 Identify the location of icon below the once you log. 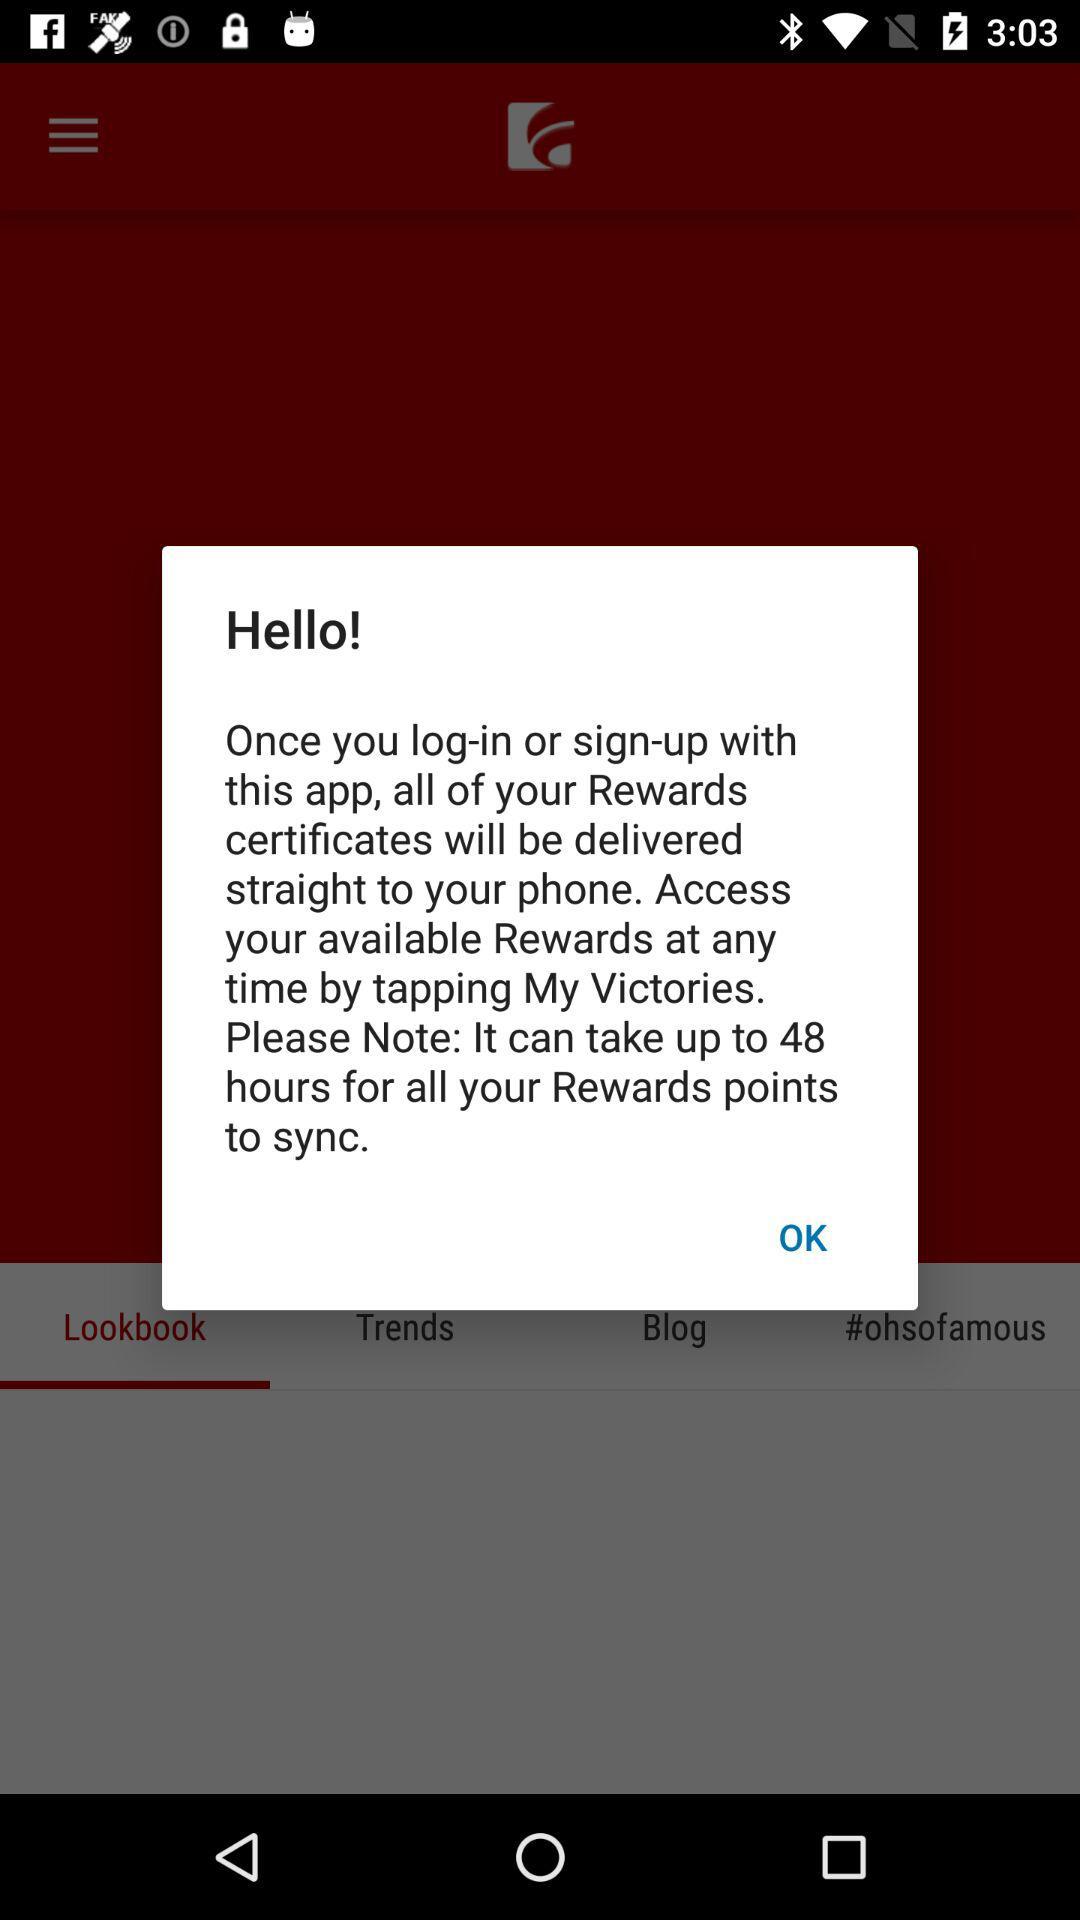
(801, 1235).